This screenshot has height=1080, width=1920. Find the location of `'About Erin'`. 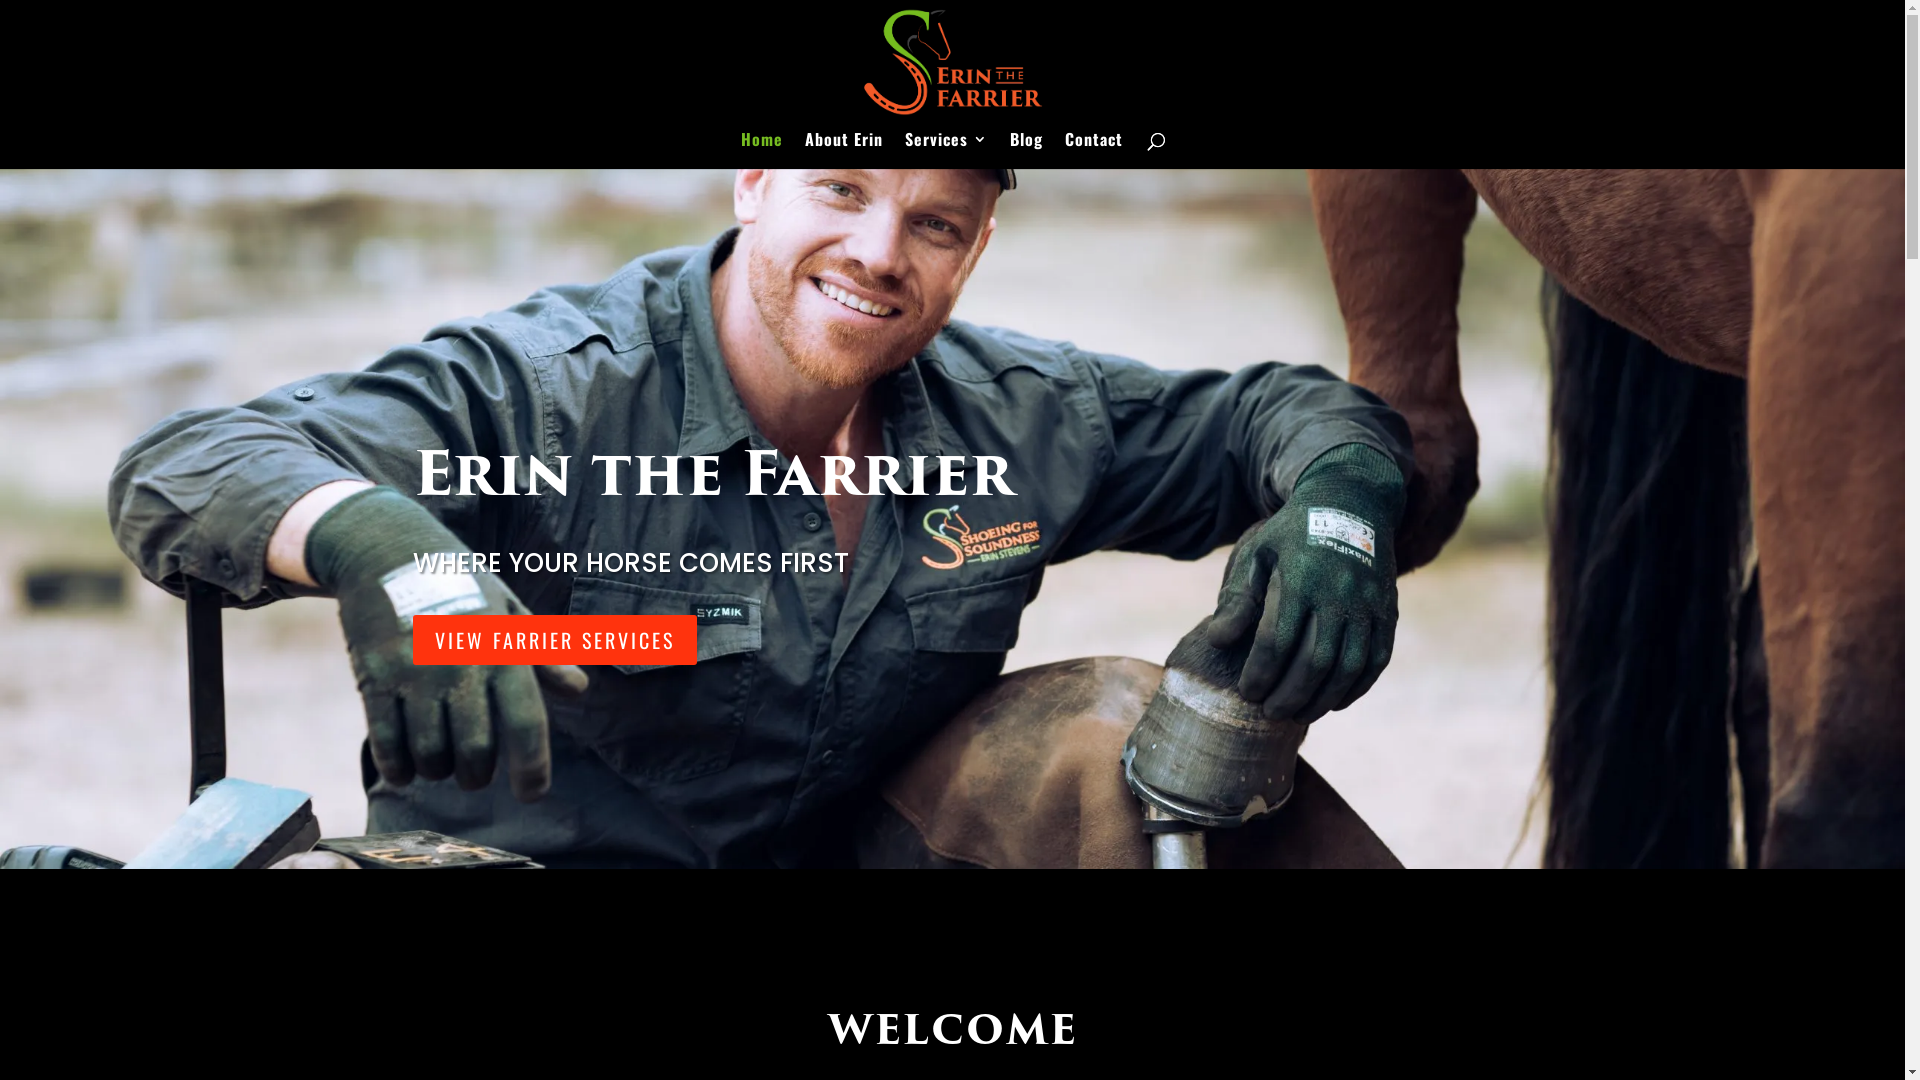

'About Erin' is located at coordinates (804, 149).